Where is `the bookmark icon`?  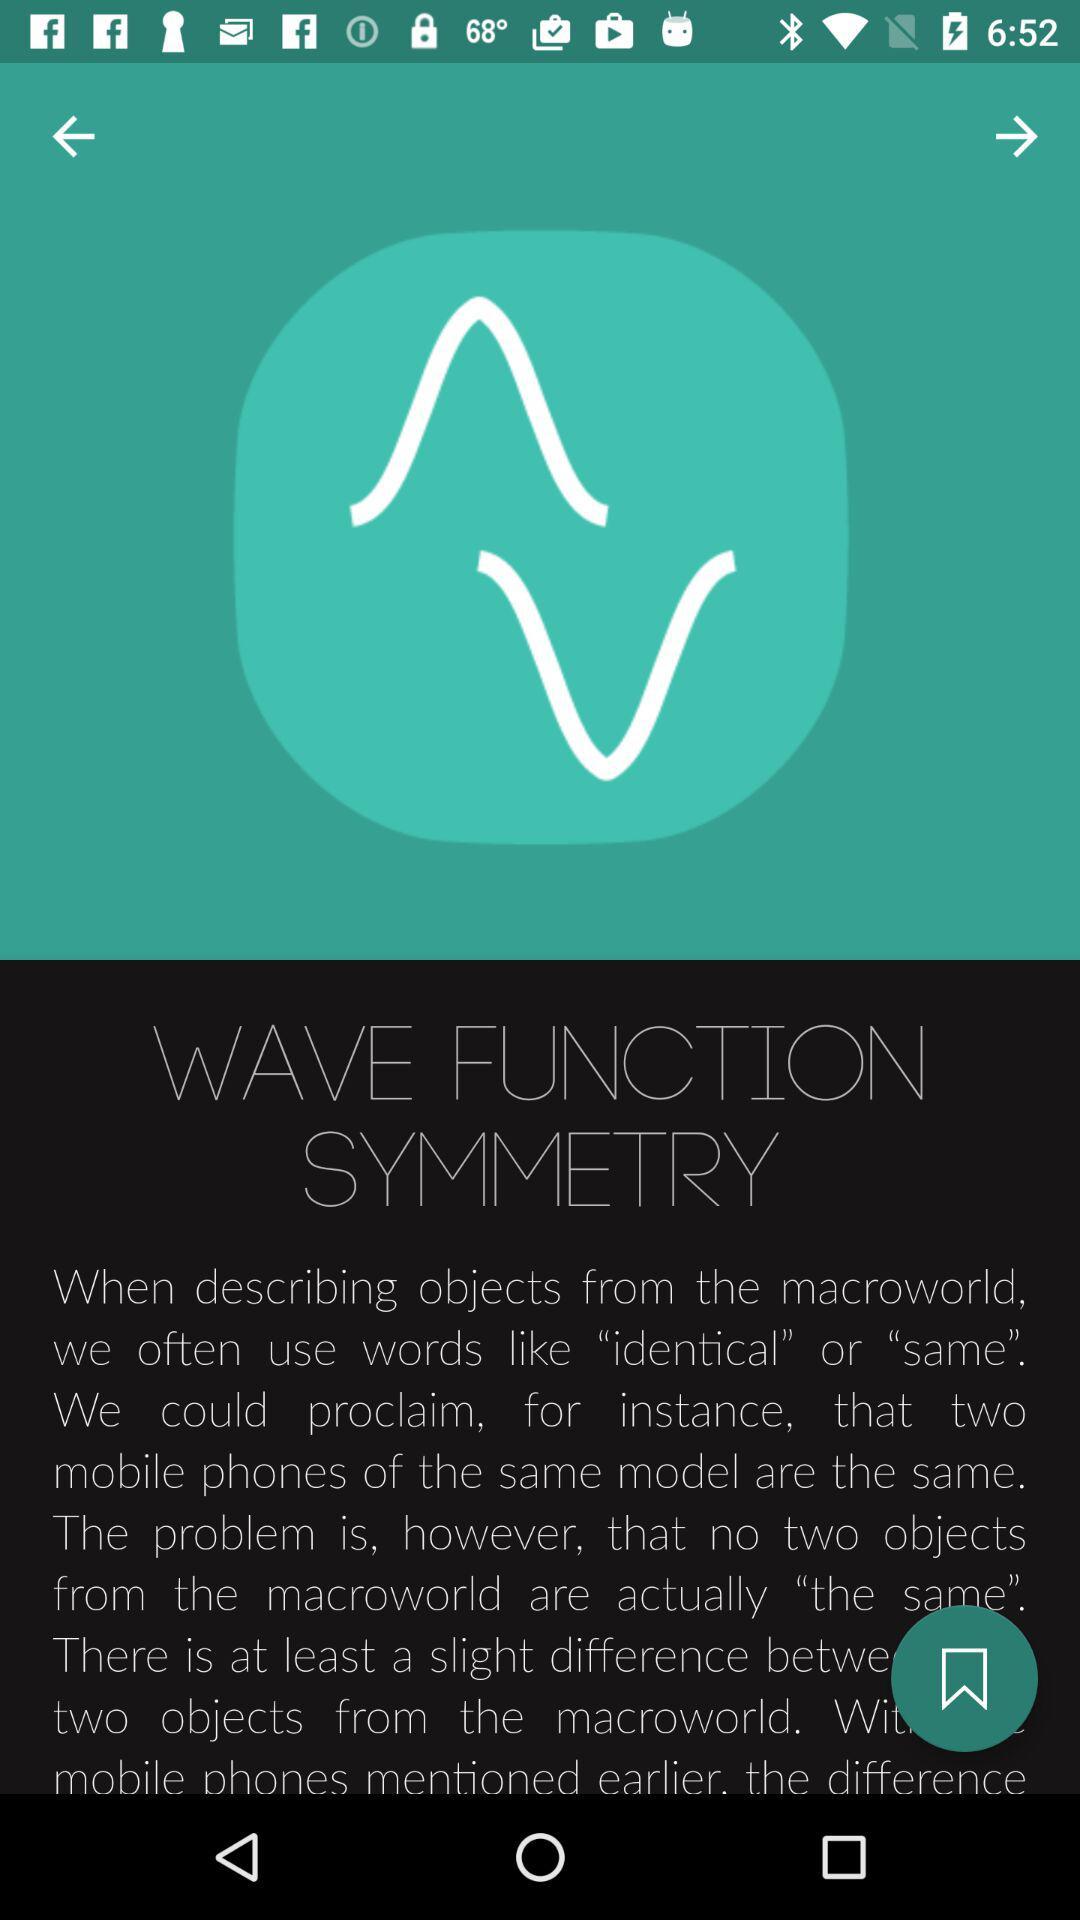
the bookmark icon is located at coordinates (963, 1678).